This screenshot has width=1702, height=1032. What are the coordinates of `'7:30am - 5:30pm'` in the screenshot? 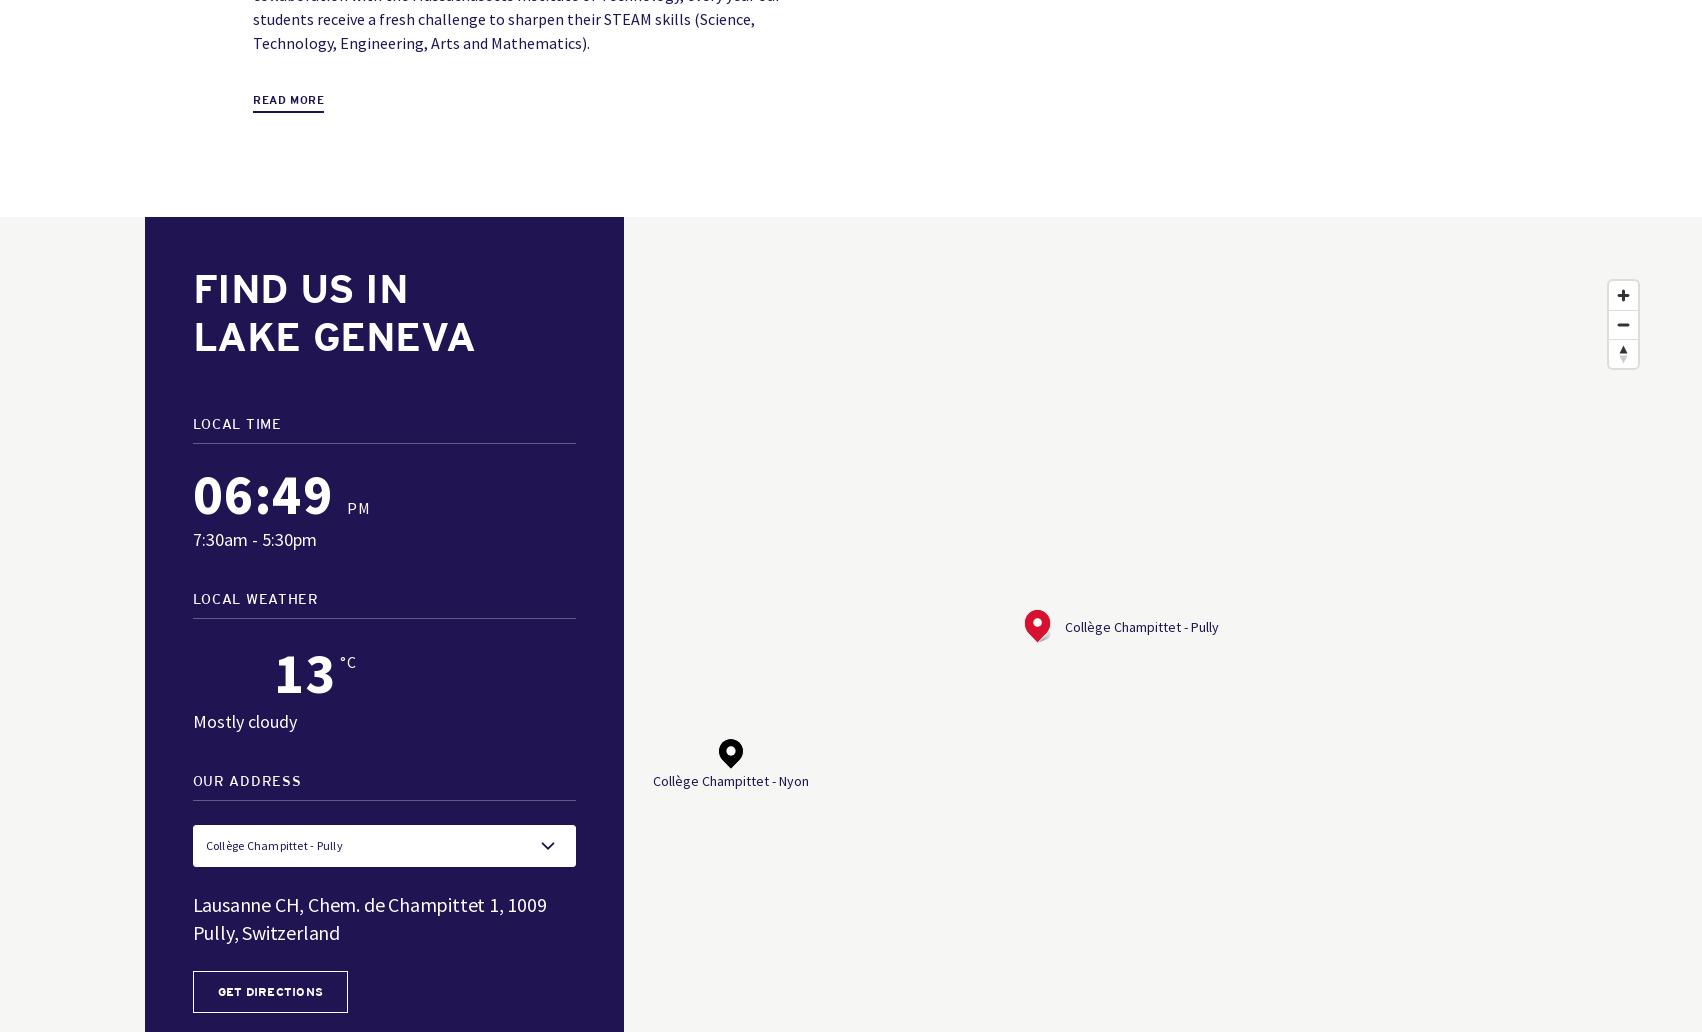 It's located at (252, 539).